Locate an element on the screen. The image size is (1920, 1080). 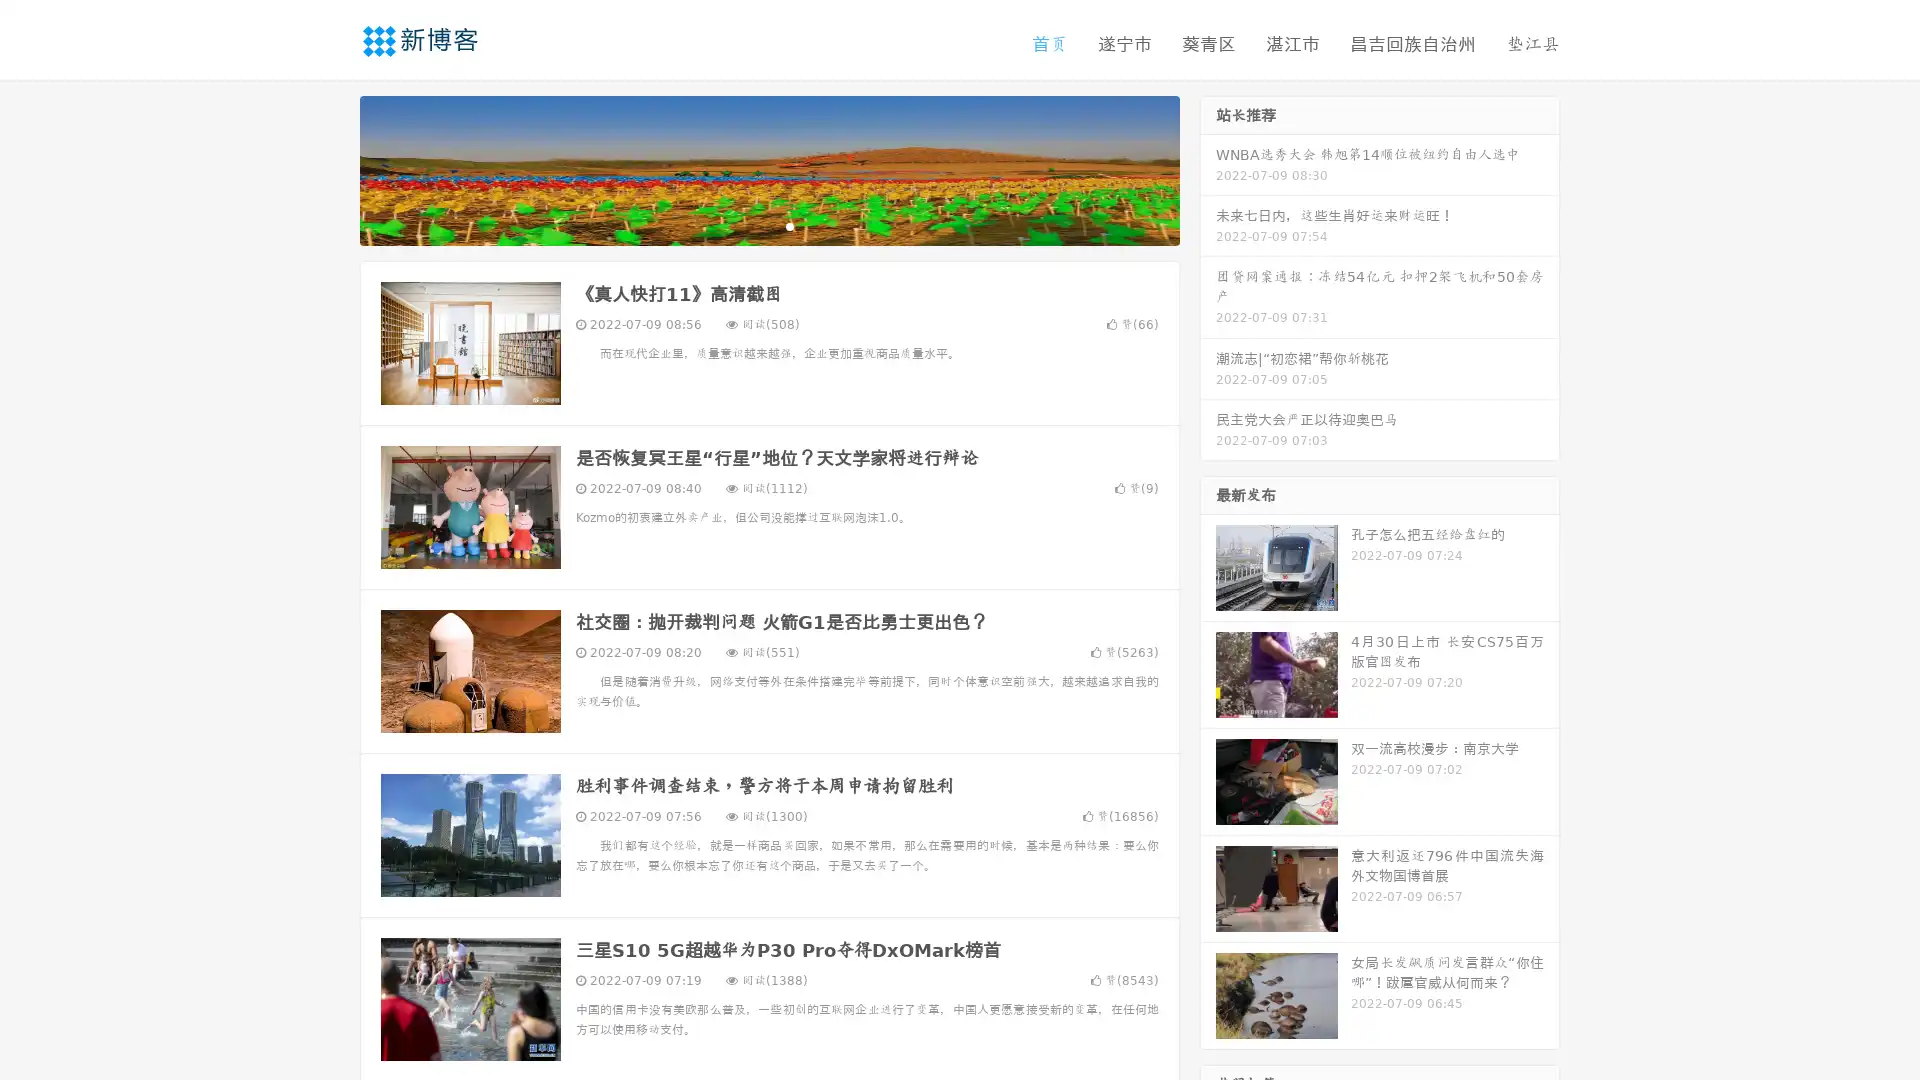
Go to slide 2 is located at coordinates (768, 225).